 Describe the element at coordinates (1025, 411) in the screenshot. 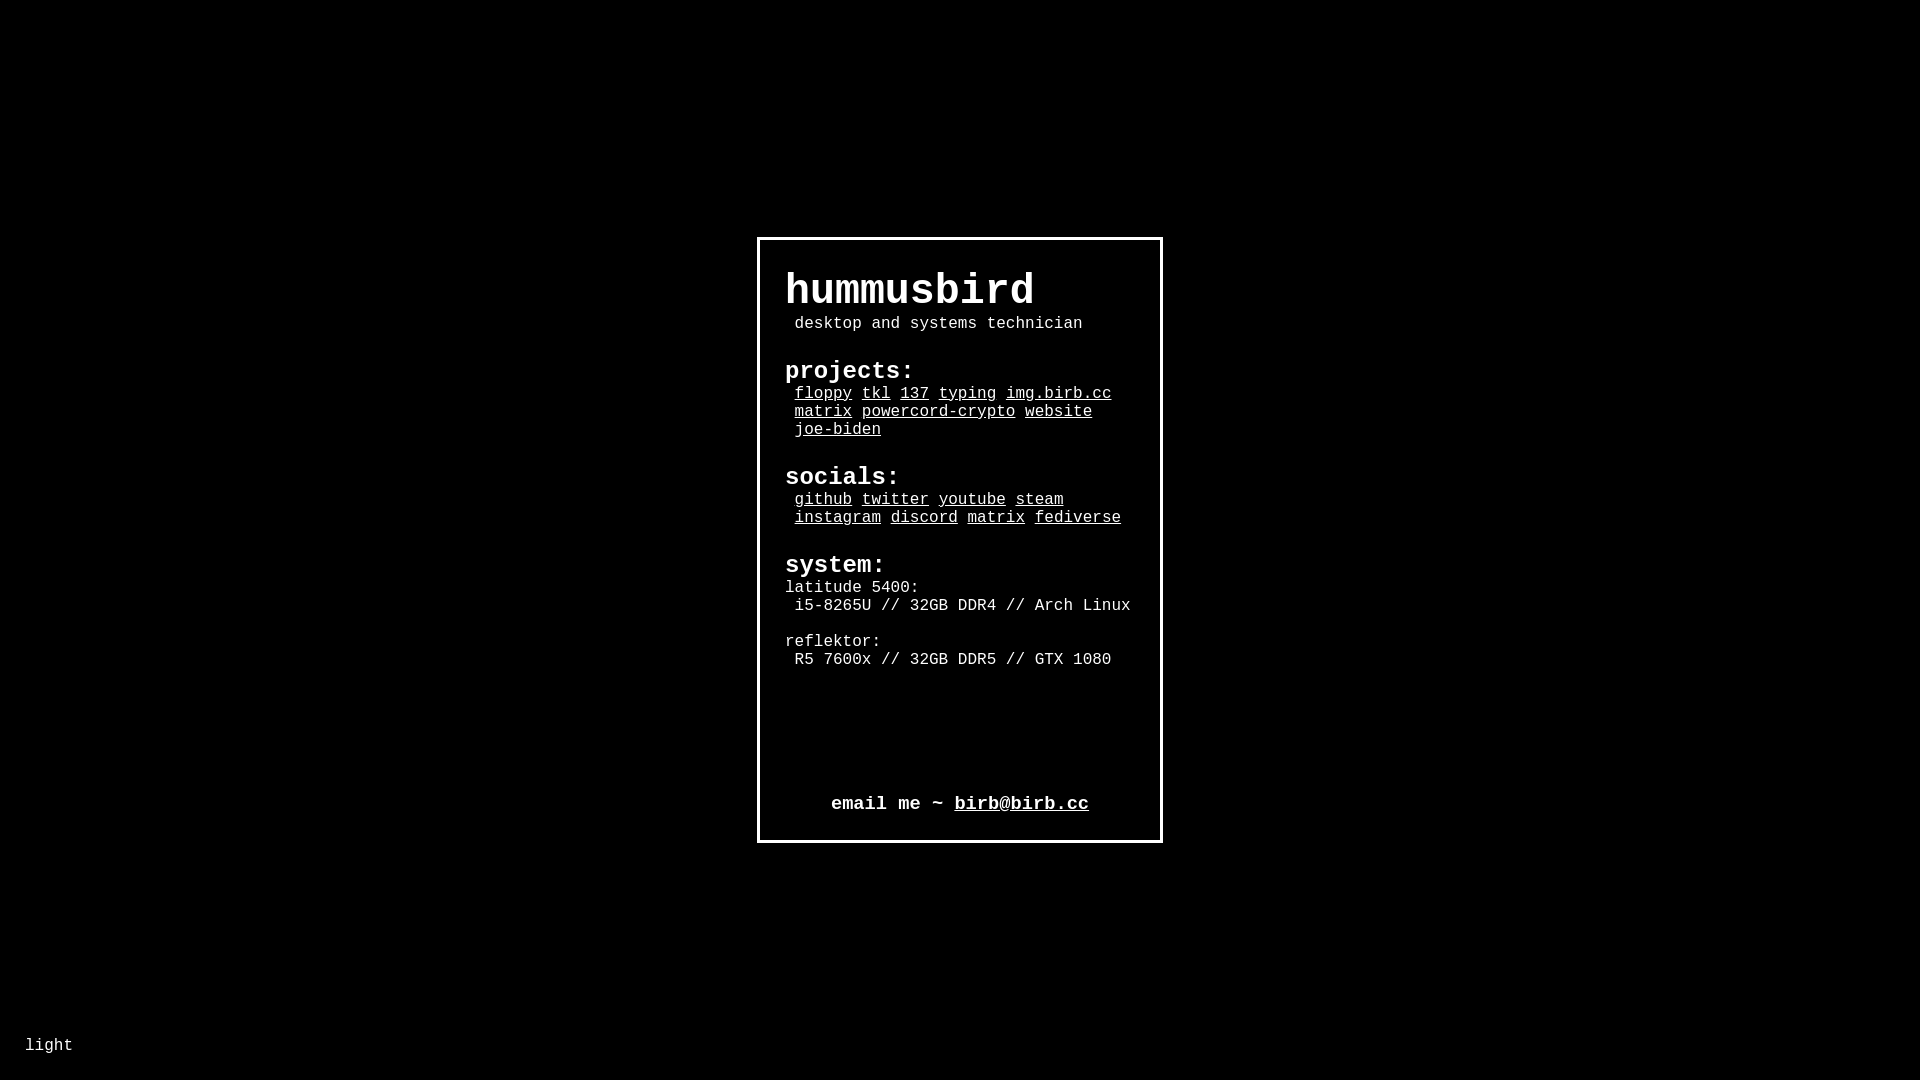

I see `'website'` at that location.